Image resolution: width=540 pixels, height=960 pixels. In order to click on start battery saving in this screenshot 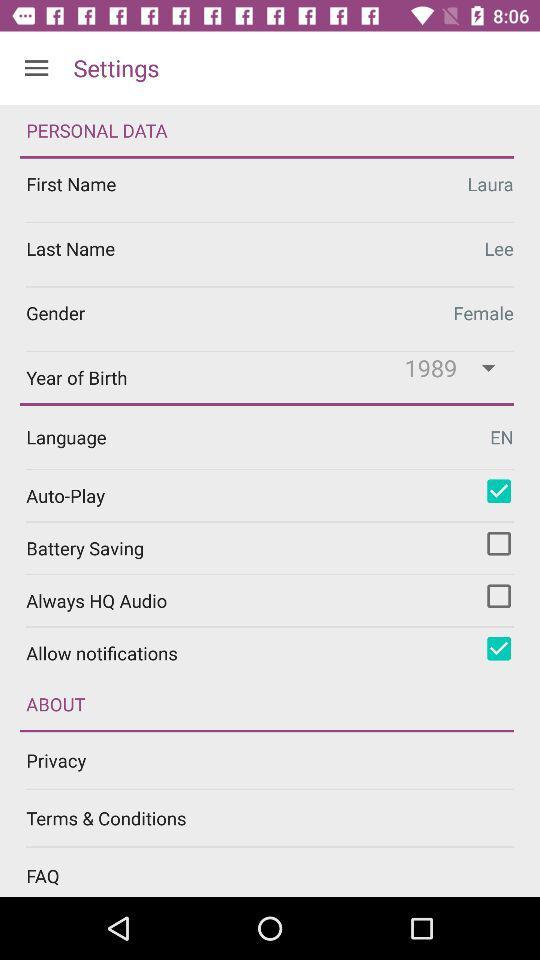, I will do `click(498, 543)`.